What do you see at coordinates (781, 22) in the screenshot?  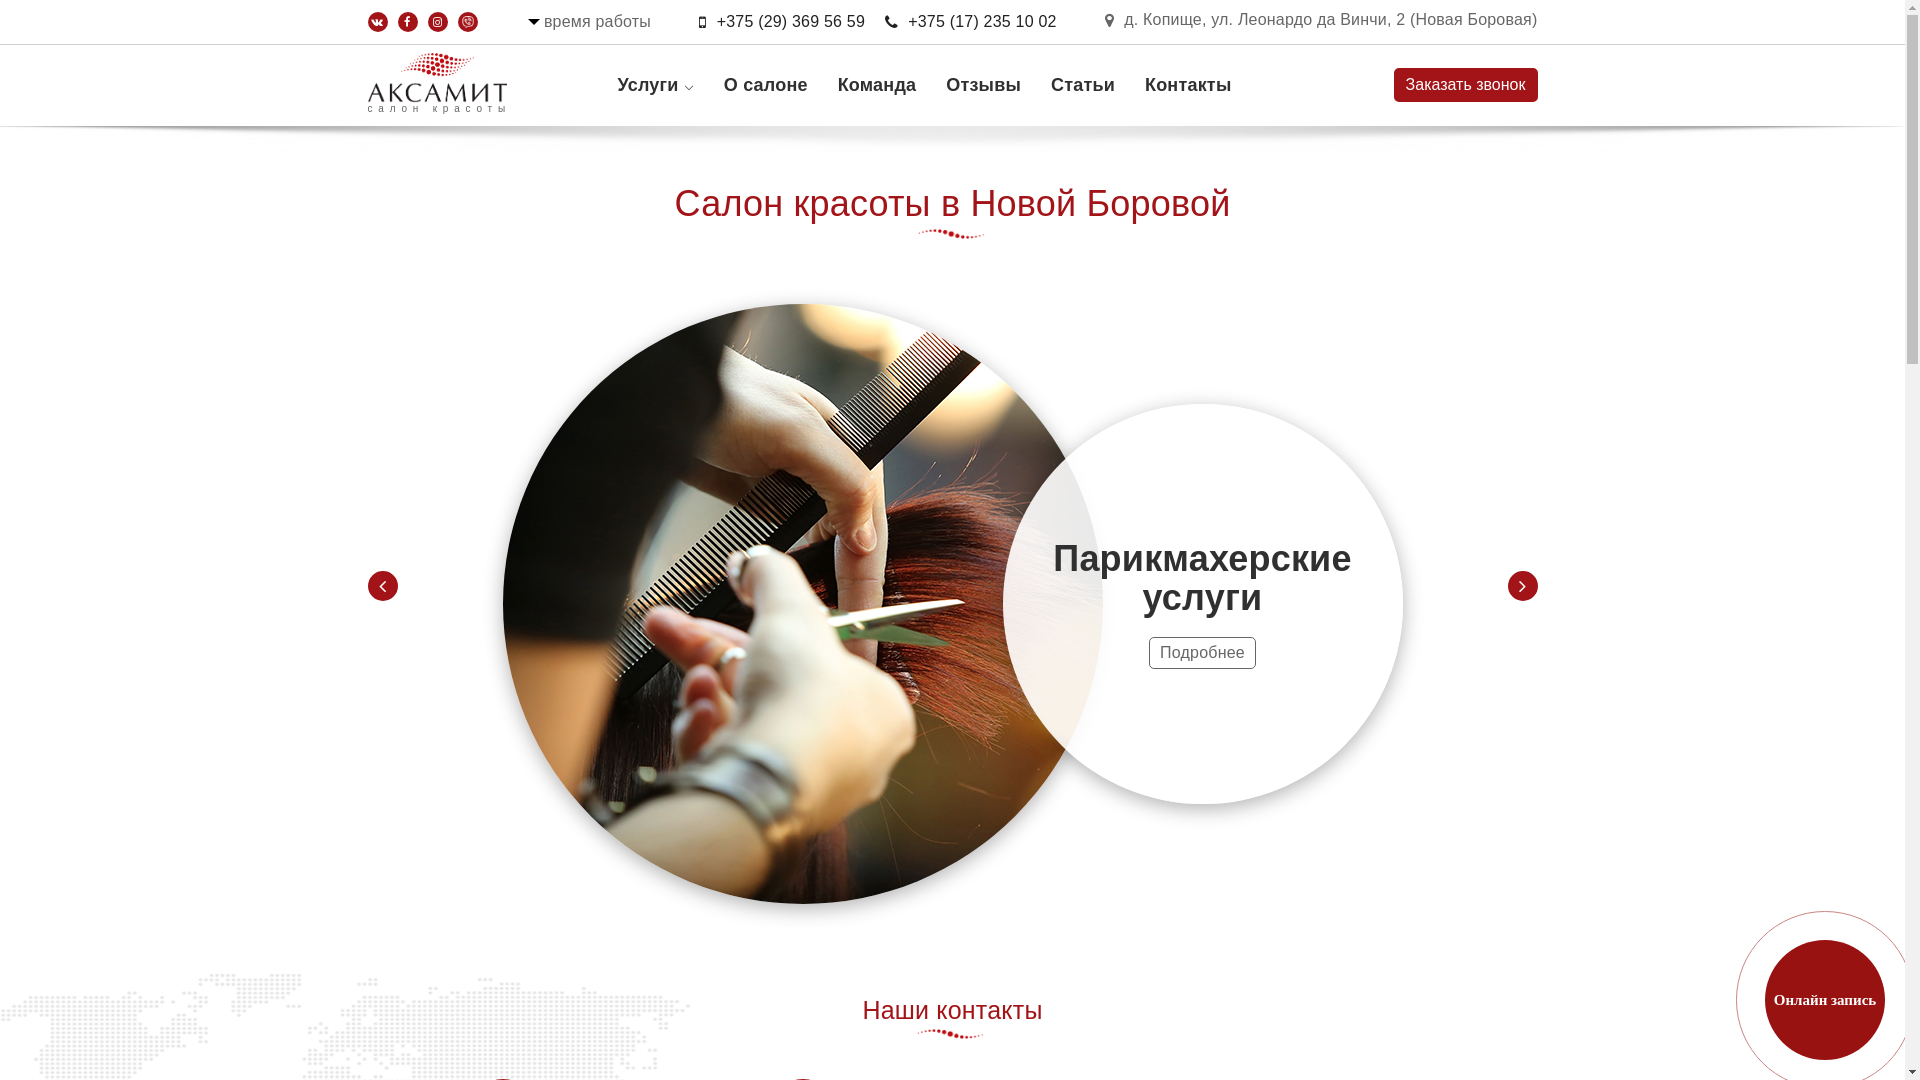 I see `'+375 (29) 369 56 59'` at bounding box center [781, 22].